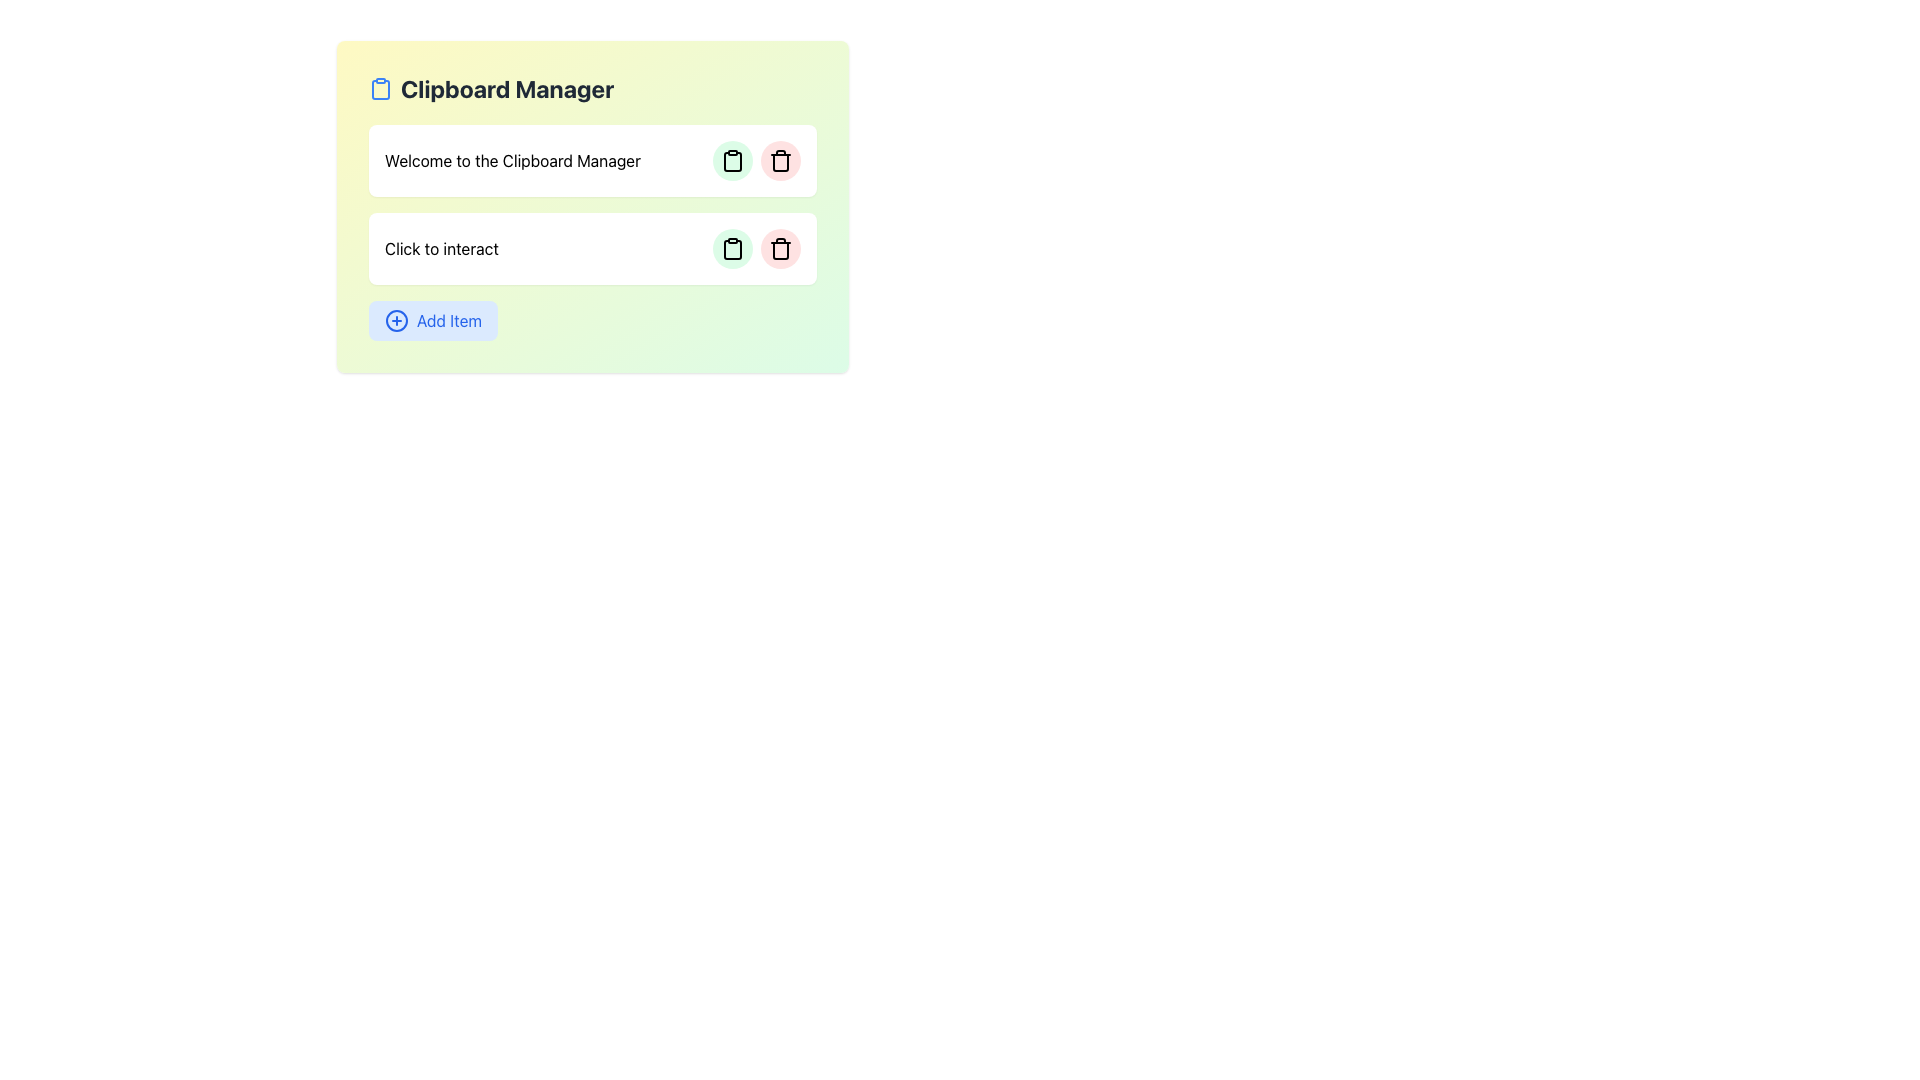 The height and width of the screenshot is (1080, 1920). What do you see at coordinates (380, 87) in the screenshot?
I see `the clipboard-shaped icon with a blue stroke color located at the top-left corner of the application window, next to the 'Clipboard Manager' title` at bounding box center [380, 87].